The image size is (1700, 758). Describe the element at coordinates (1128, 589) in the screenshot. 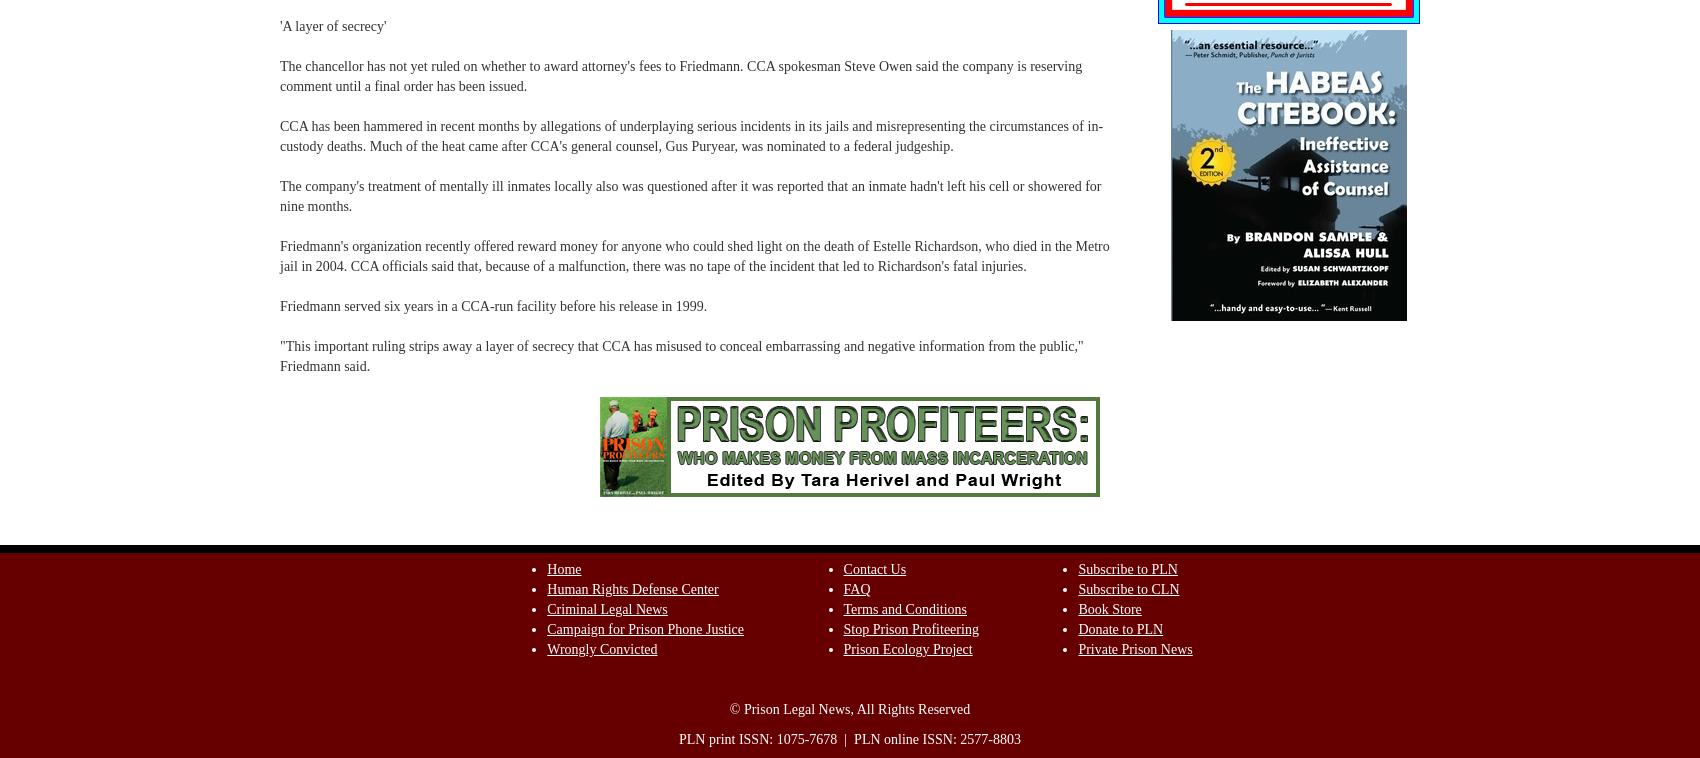

I see `'Subscribe to CLN'` at that location.